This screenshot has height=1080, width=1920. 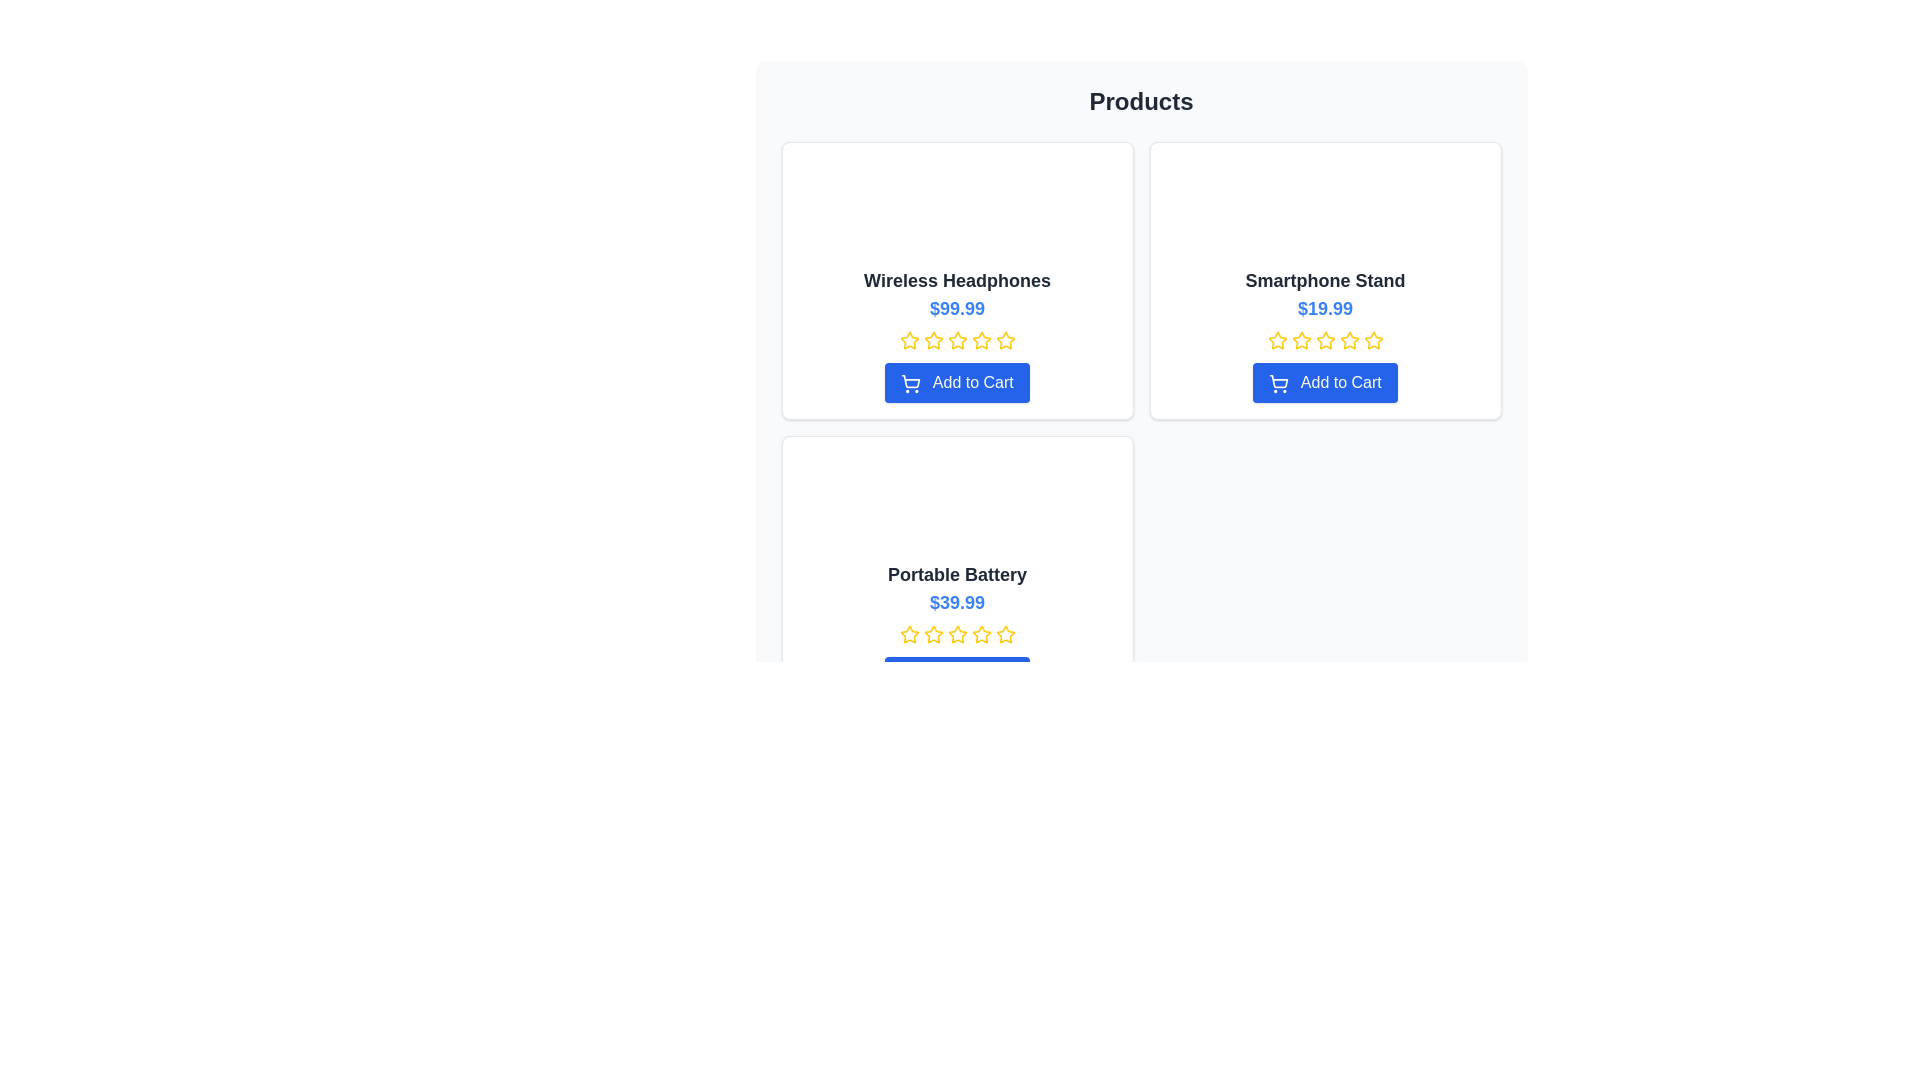 I want to click on the fourth star in the star rating icon group to rate the product 'Portable Battery.', so click(x=956, y=634).